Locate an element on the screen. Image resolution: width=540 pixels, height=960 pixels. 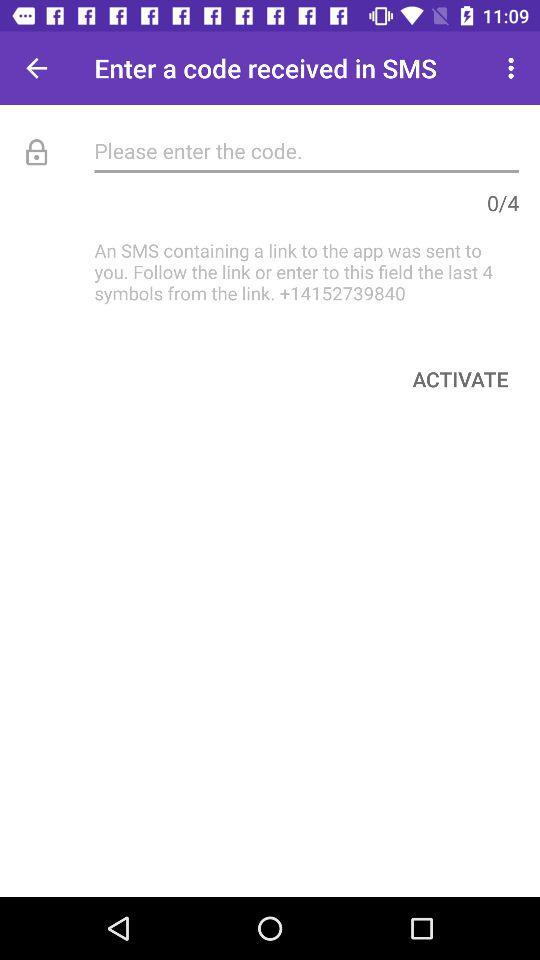
a code is located at coordinates (306, 149).